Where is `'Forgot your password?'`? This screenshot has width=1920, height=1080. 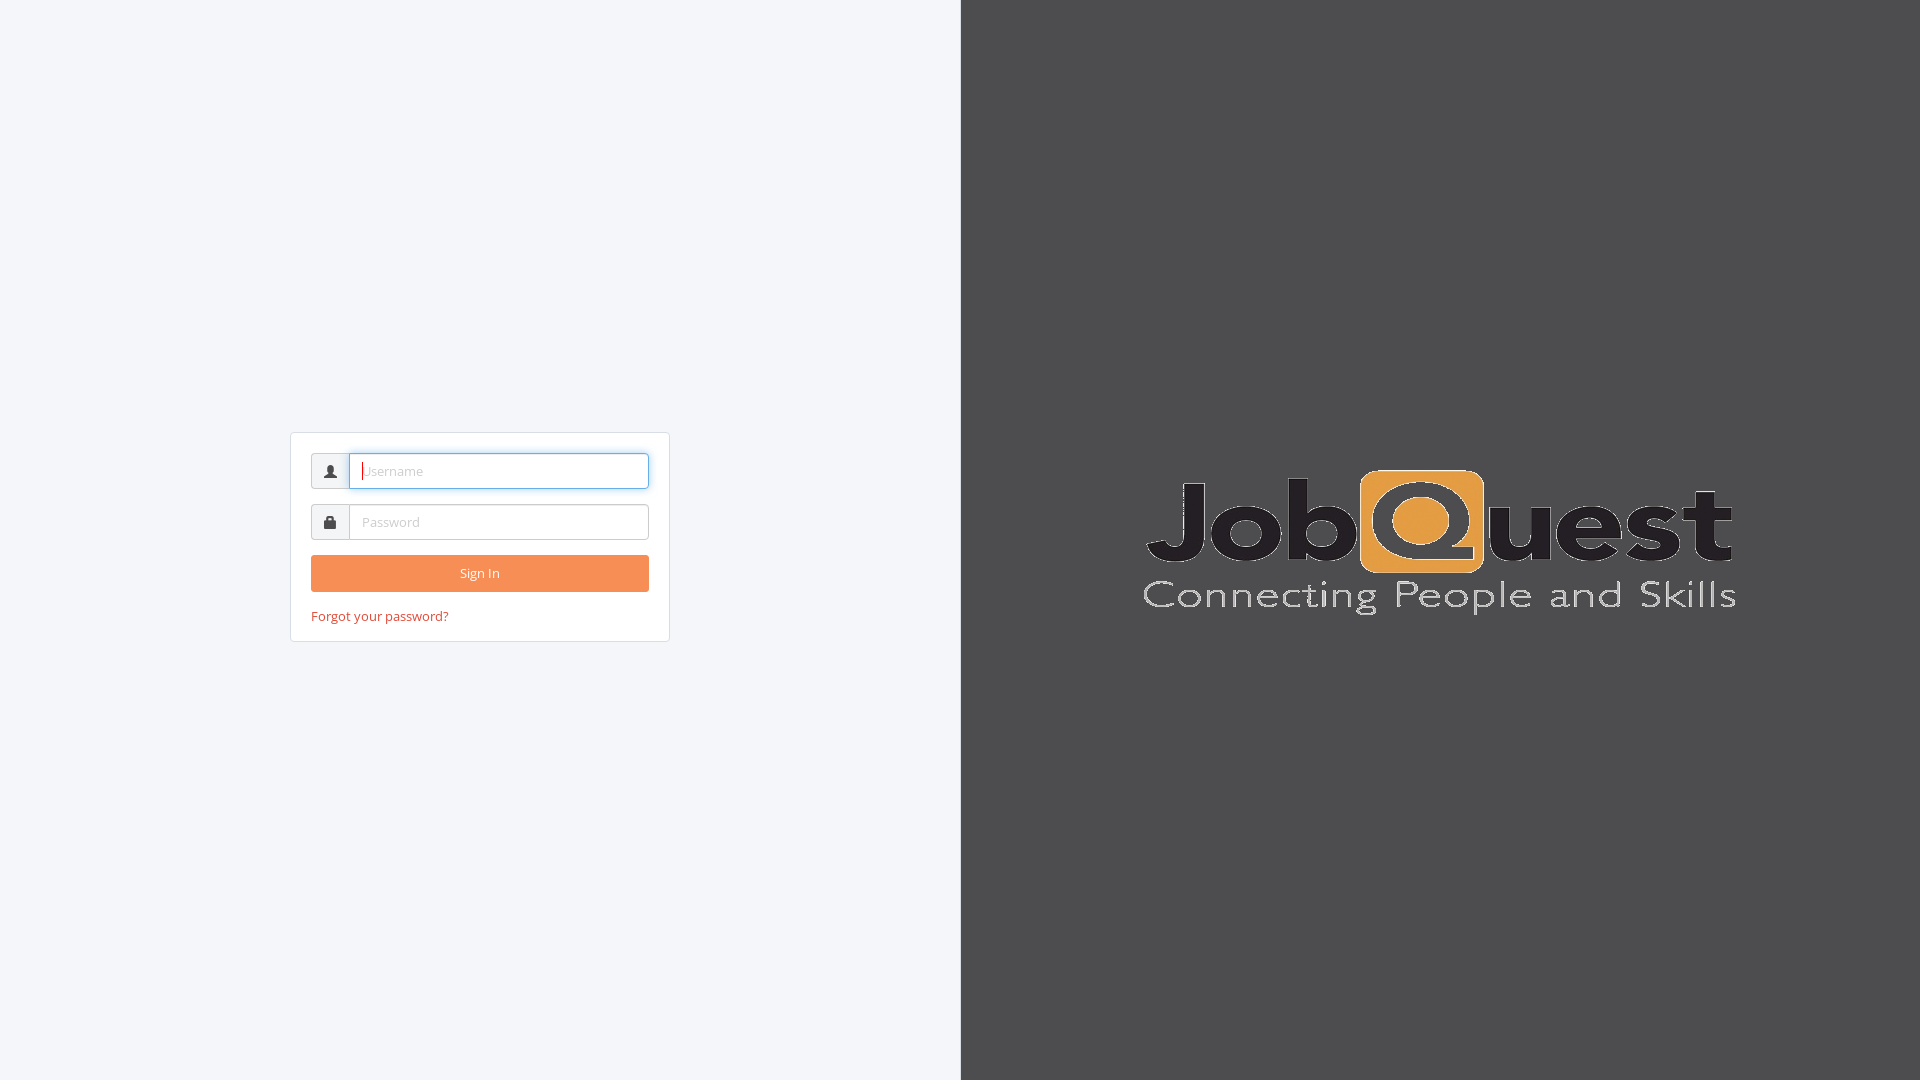
'Forgot your password?' is located at coordinates (379, 615).